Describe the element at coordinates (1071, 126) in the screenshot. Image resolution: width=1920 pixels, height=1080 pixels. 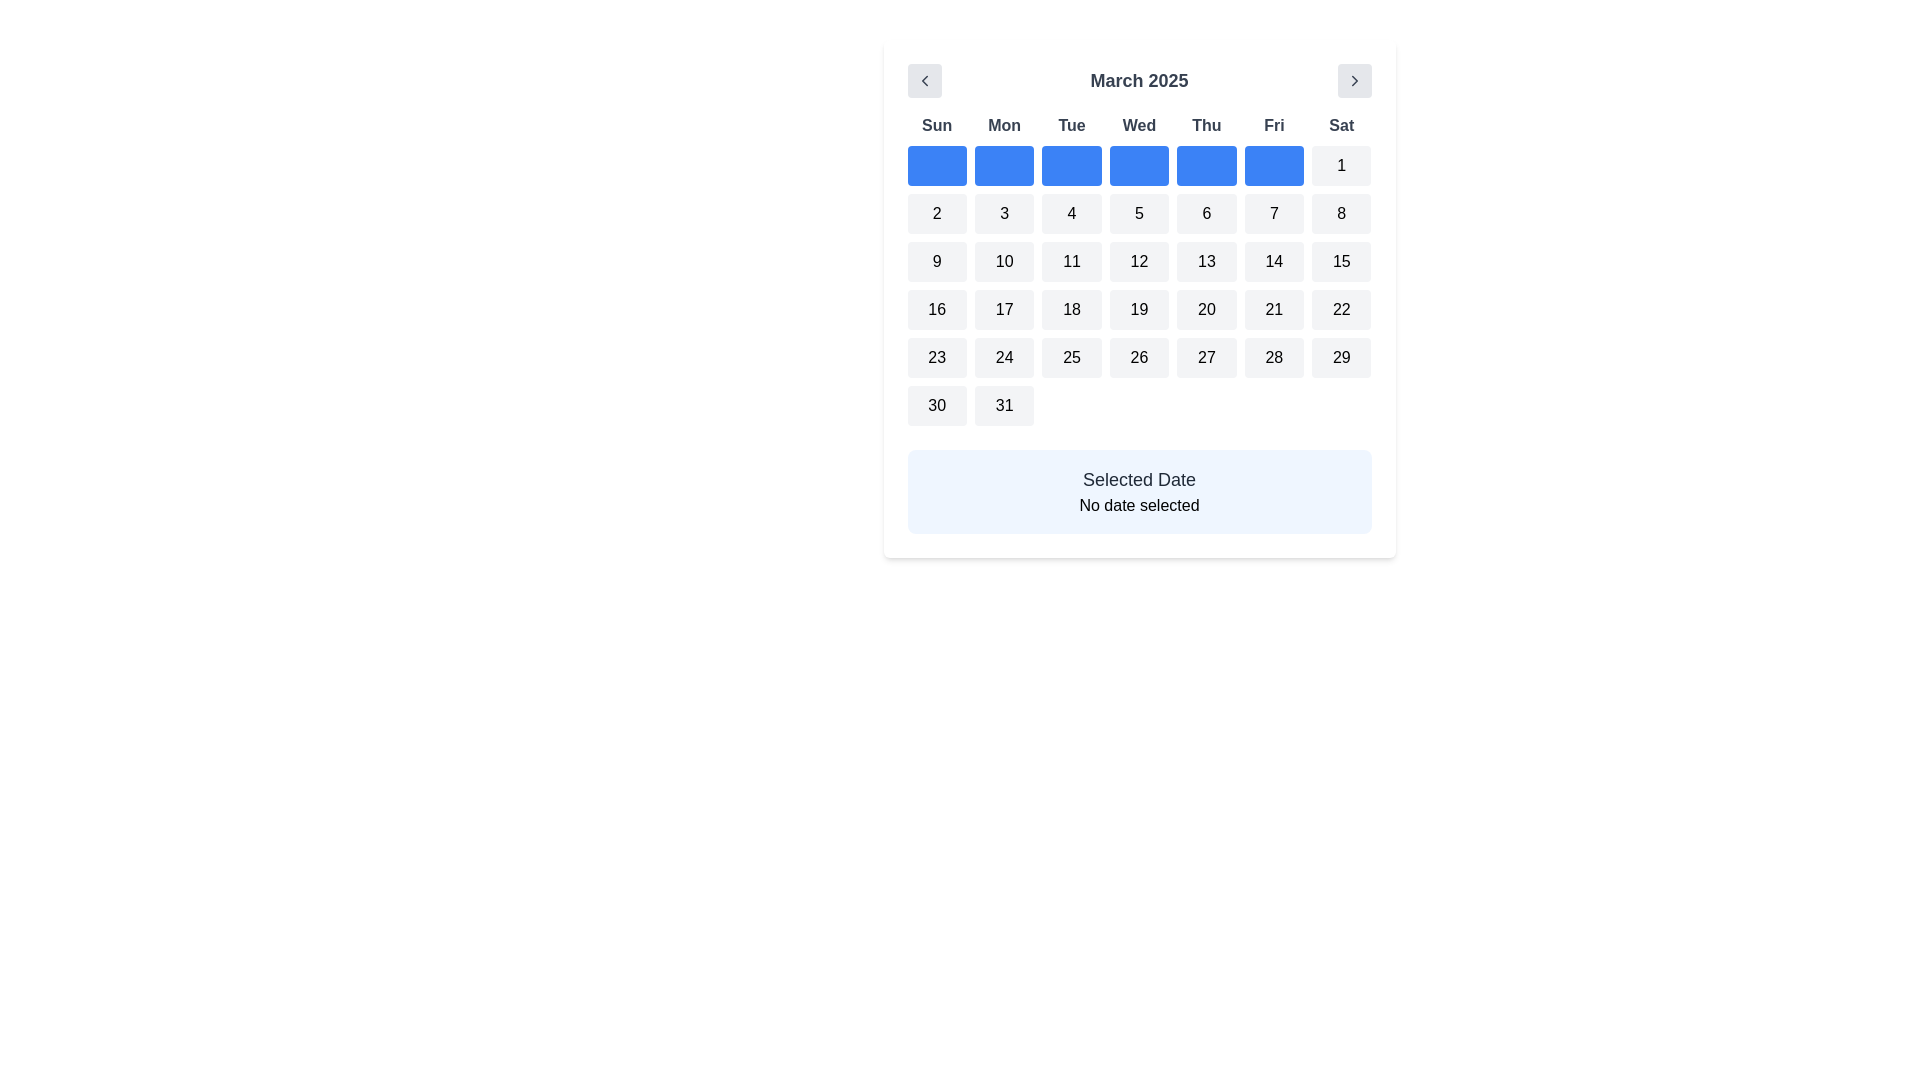
I see `the text label containing 'Tue', which is the third item in the row of days of the week in the calendar view` at that location.